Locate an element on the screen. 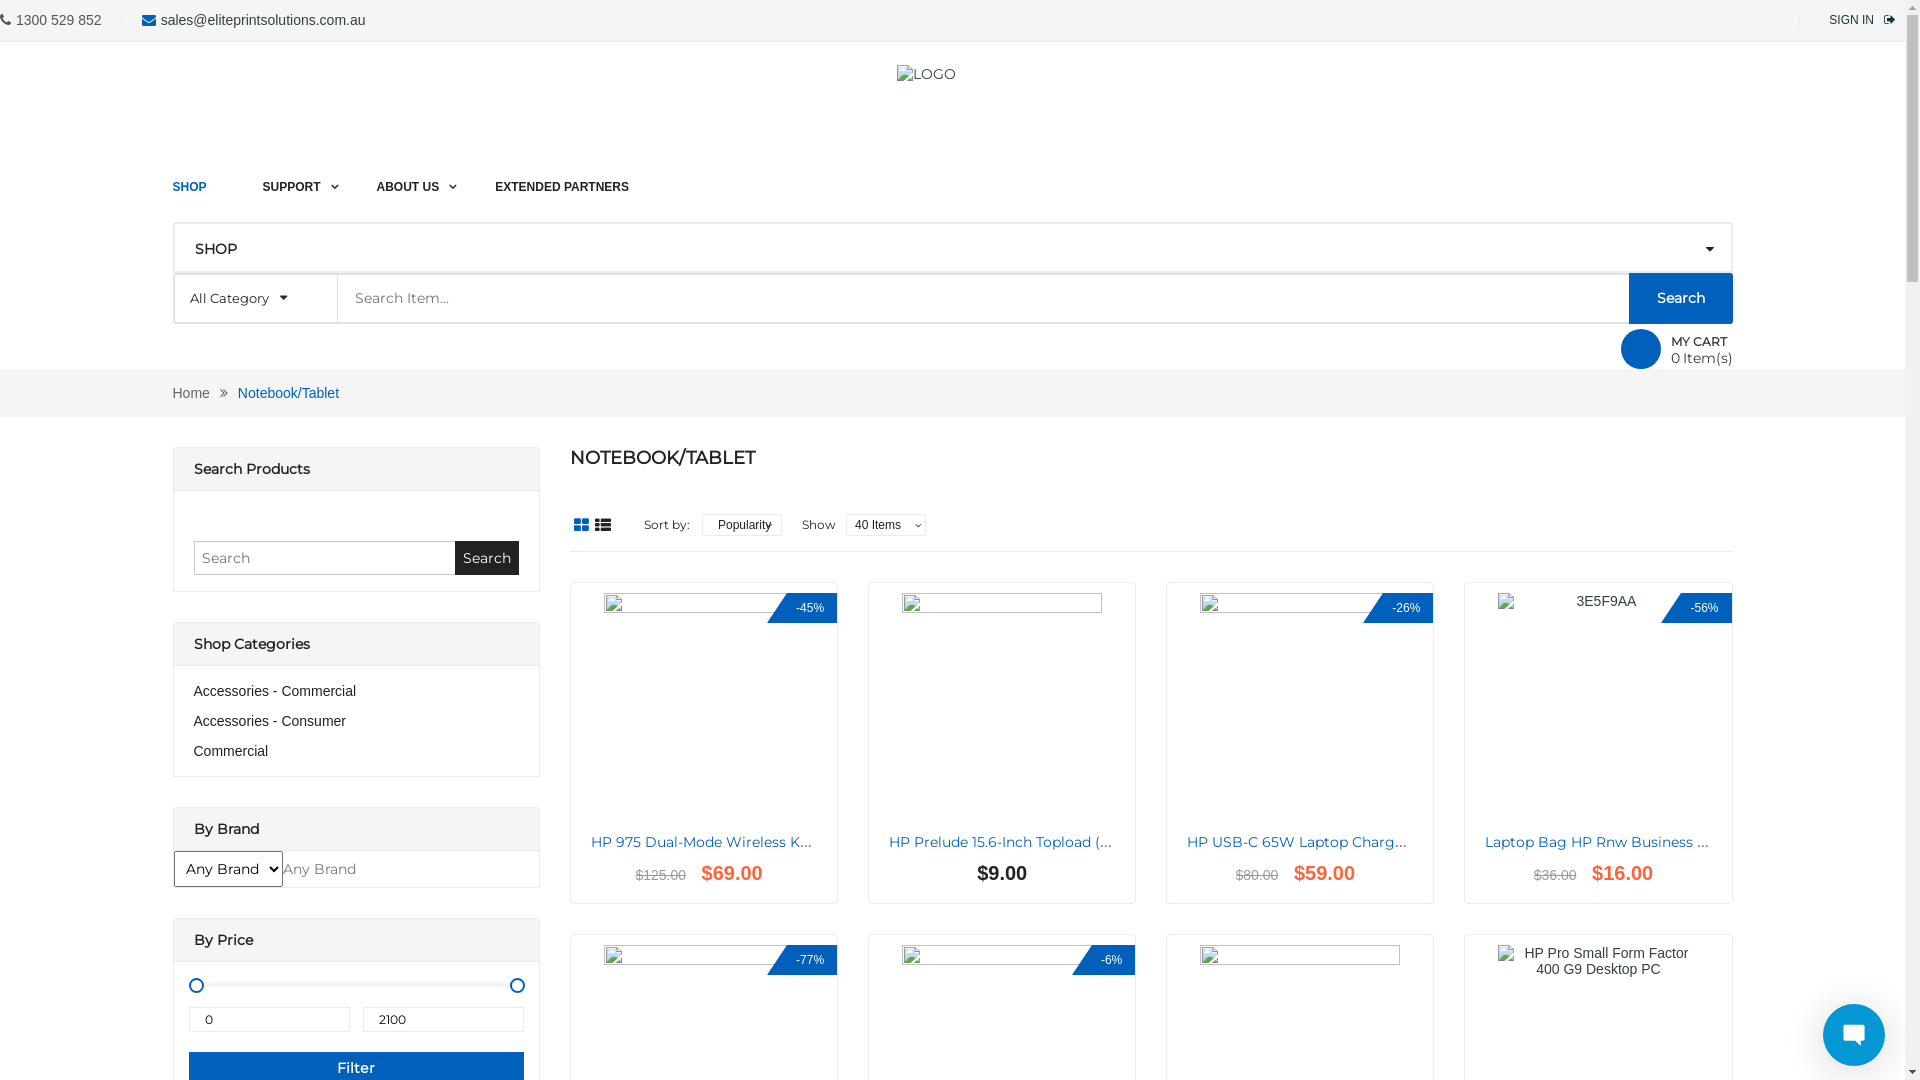  'ABOUT US' is located at coordinates (407, 175).